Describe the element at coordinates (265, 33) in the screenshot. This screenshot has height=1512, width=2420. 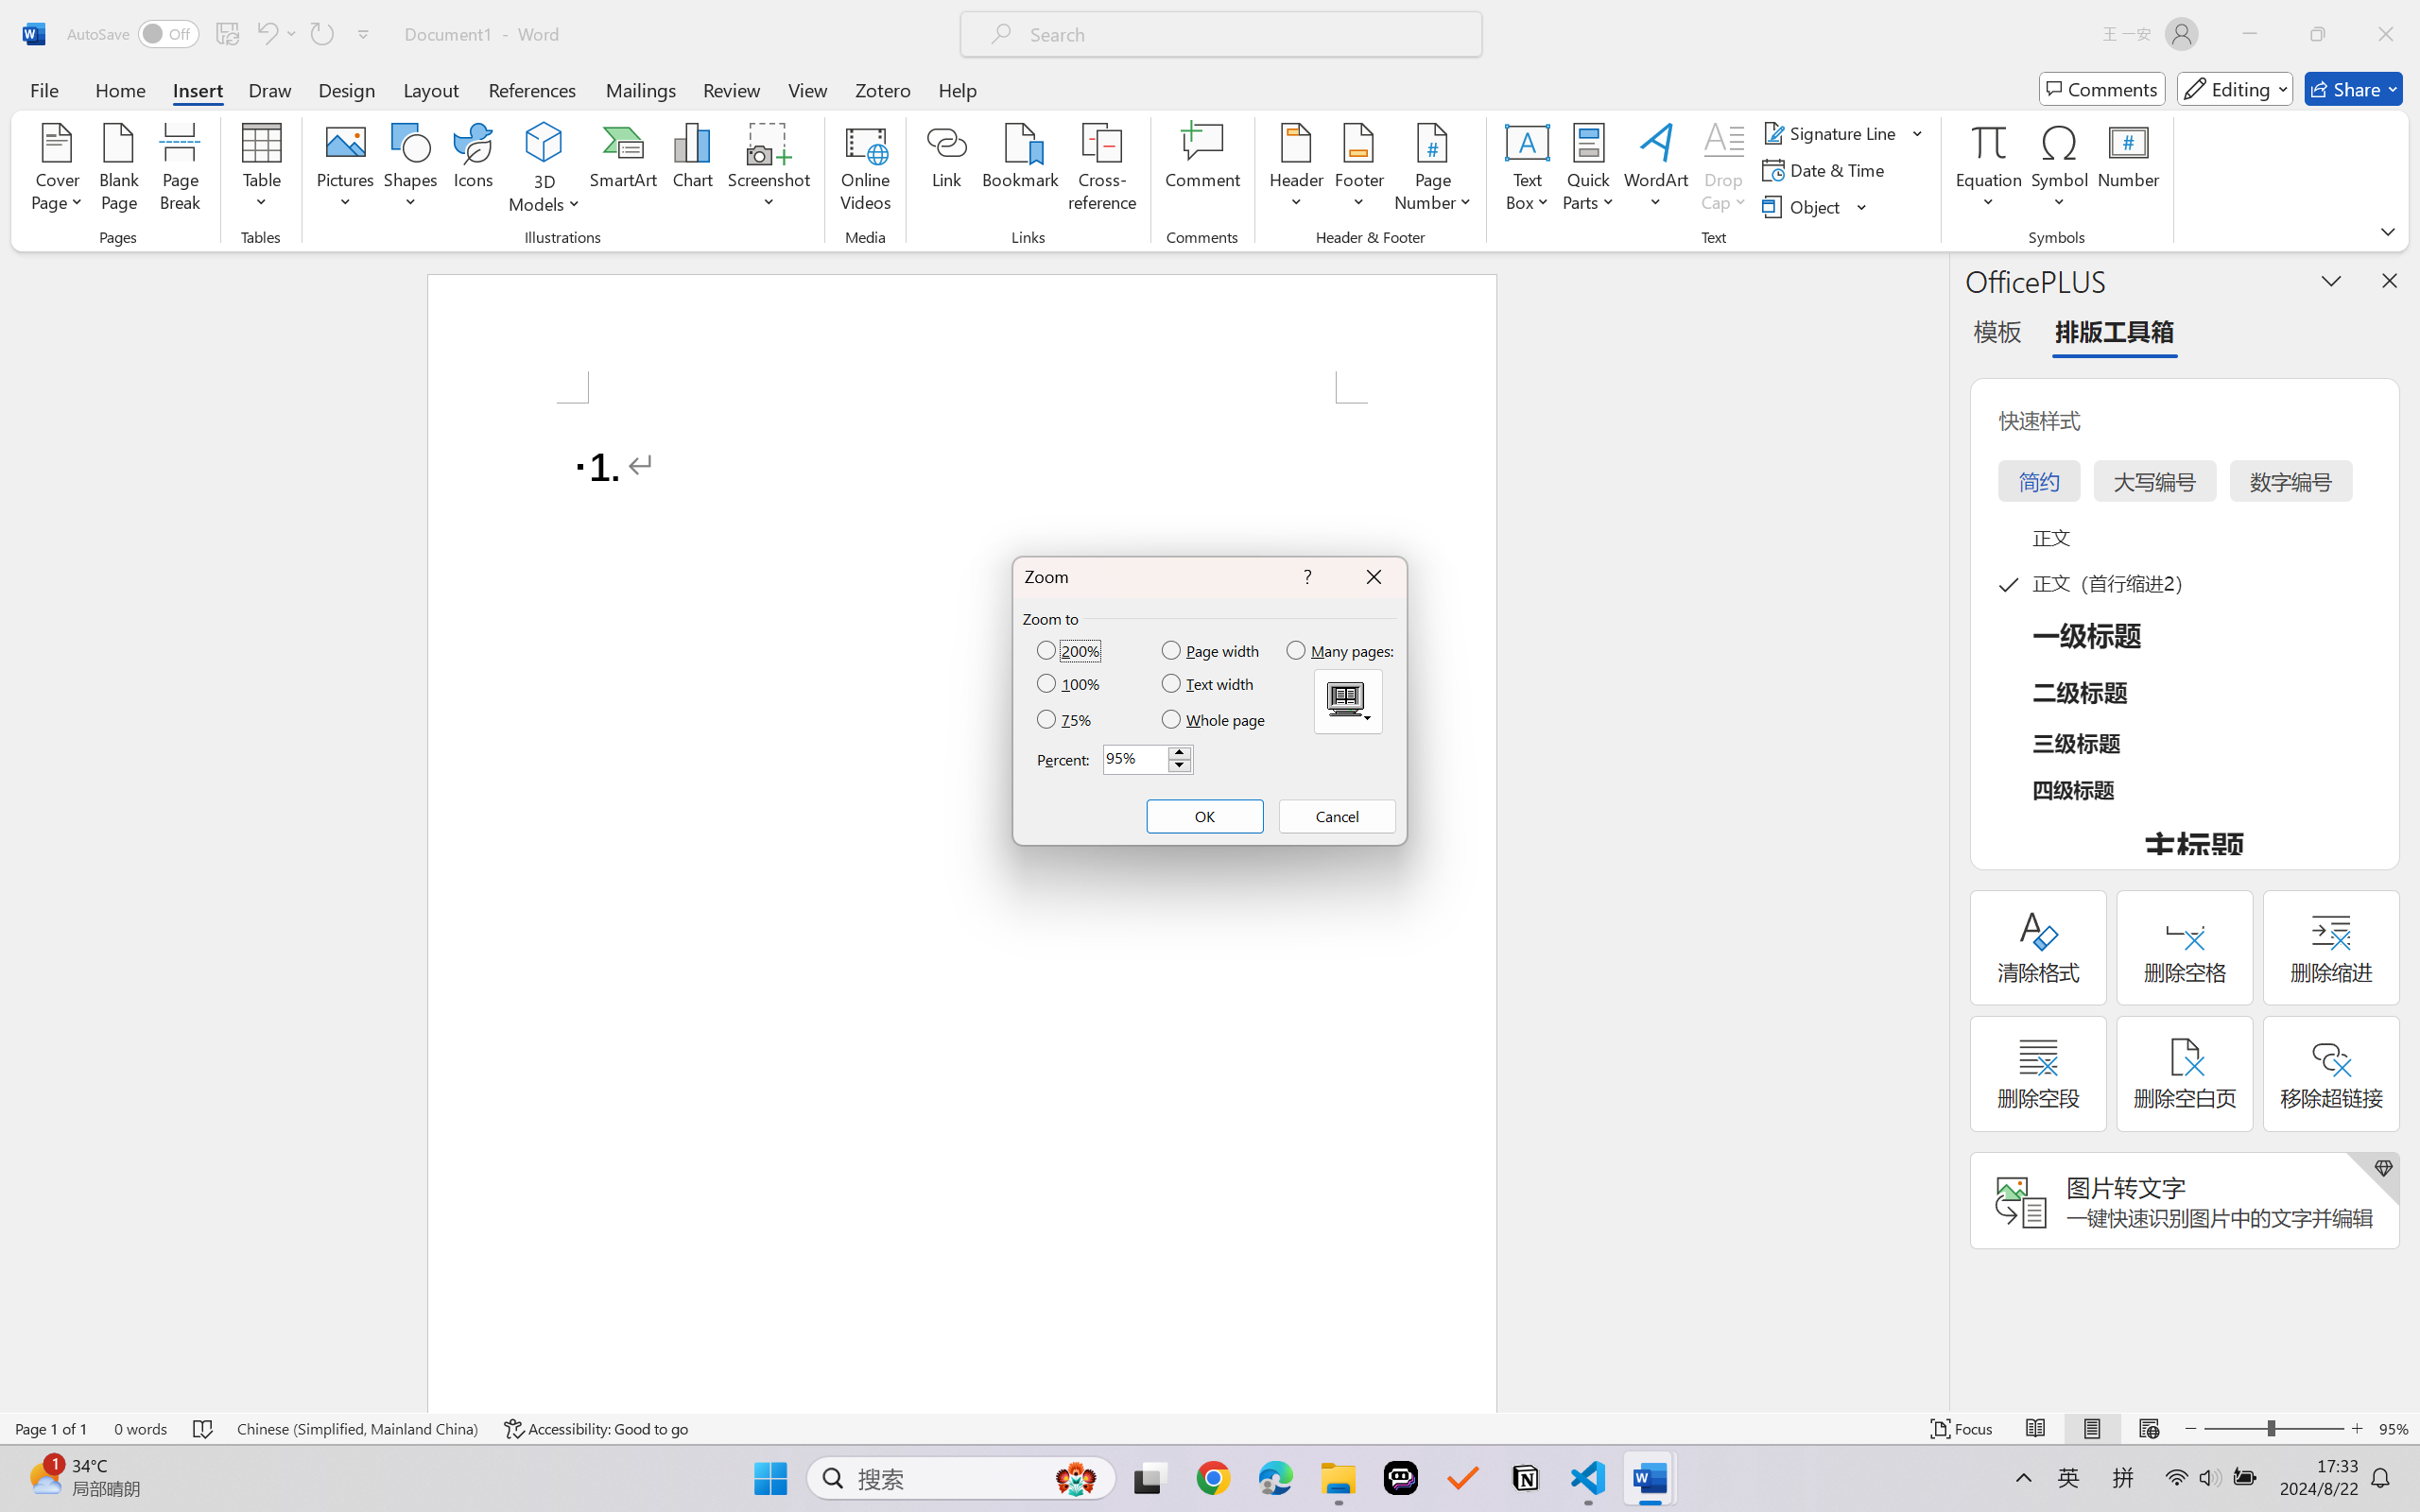
I see `'Undo Number Default'` at that location.